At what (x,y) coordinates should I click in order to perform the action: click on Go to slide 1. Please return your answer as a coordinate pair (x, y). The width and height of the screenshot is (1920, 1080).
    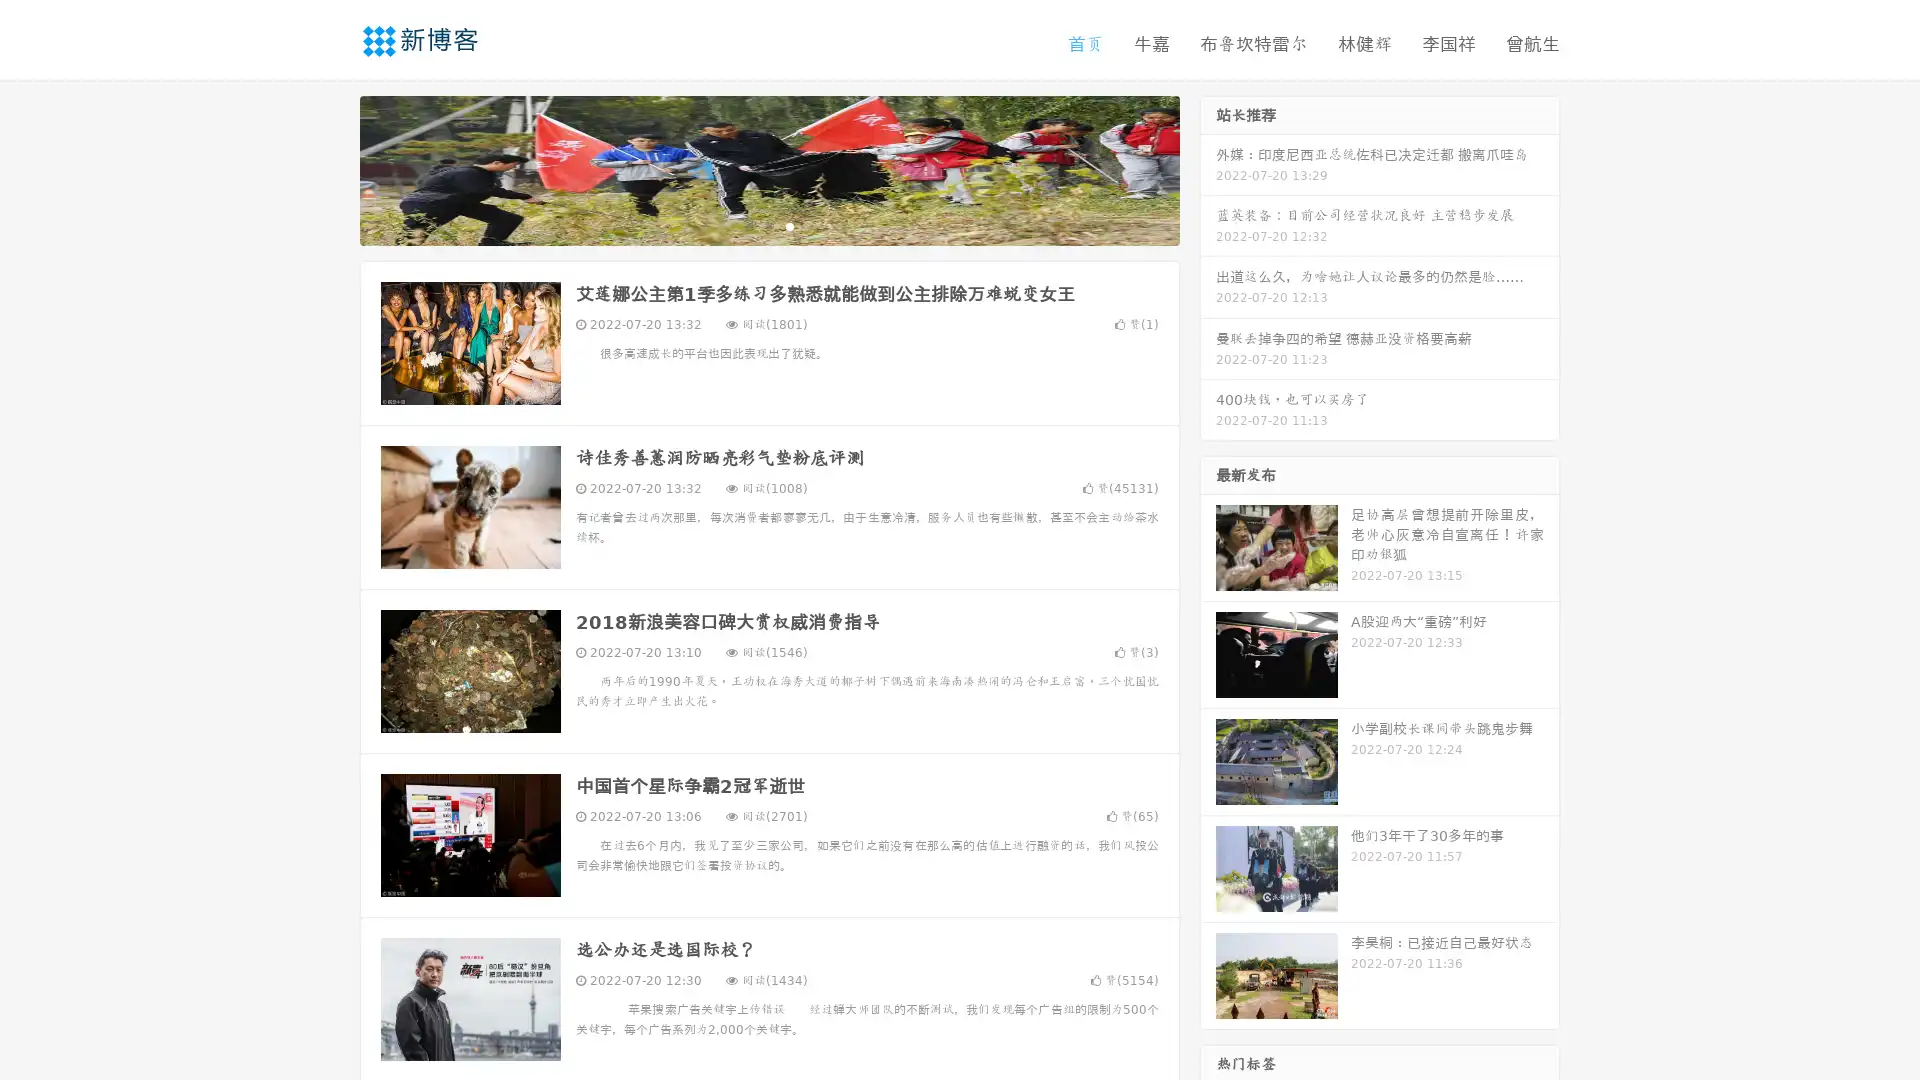
    Looking at the image, I should click on (748, 225).